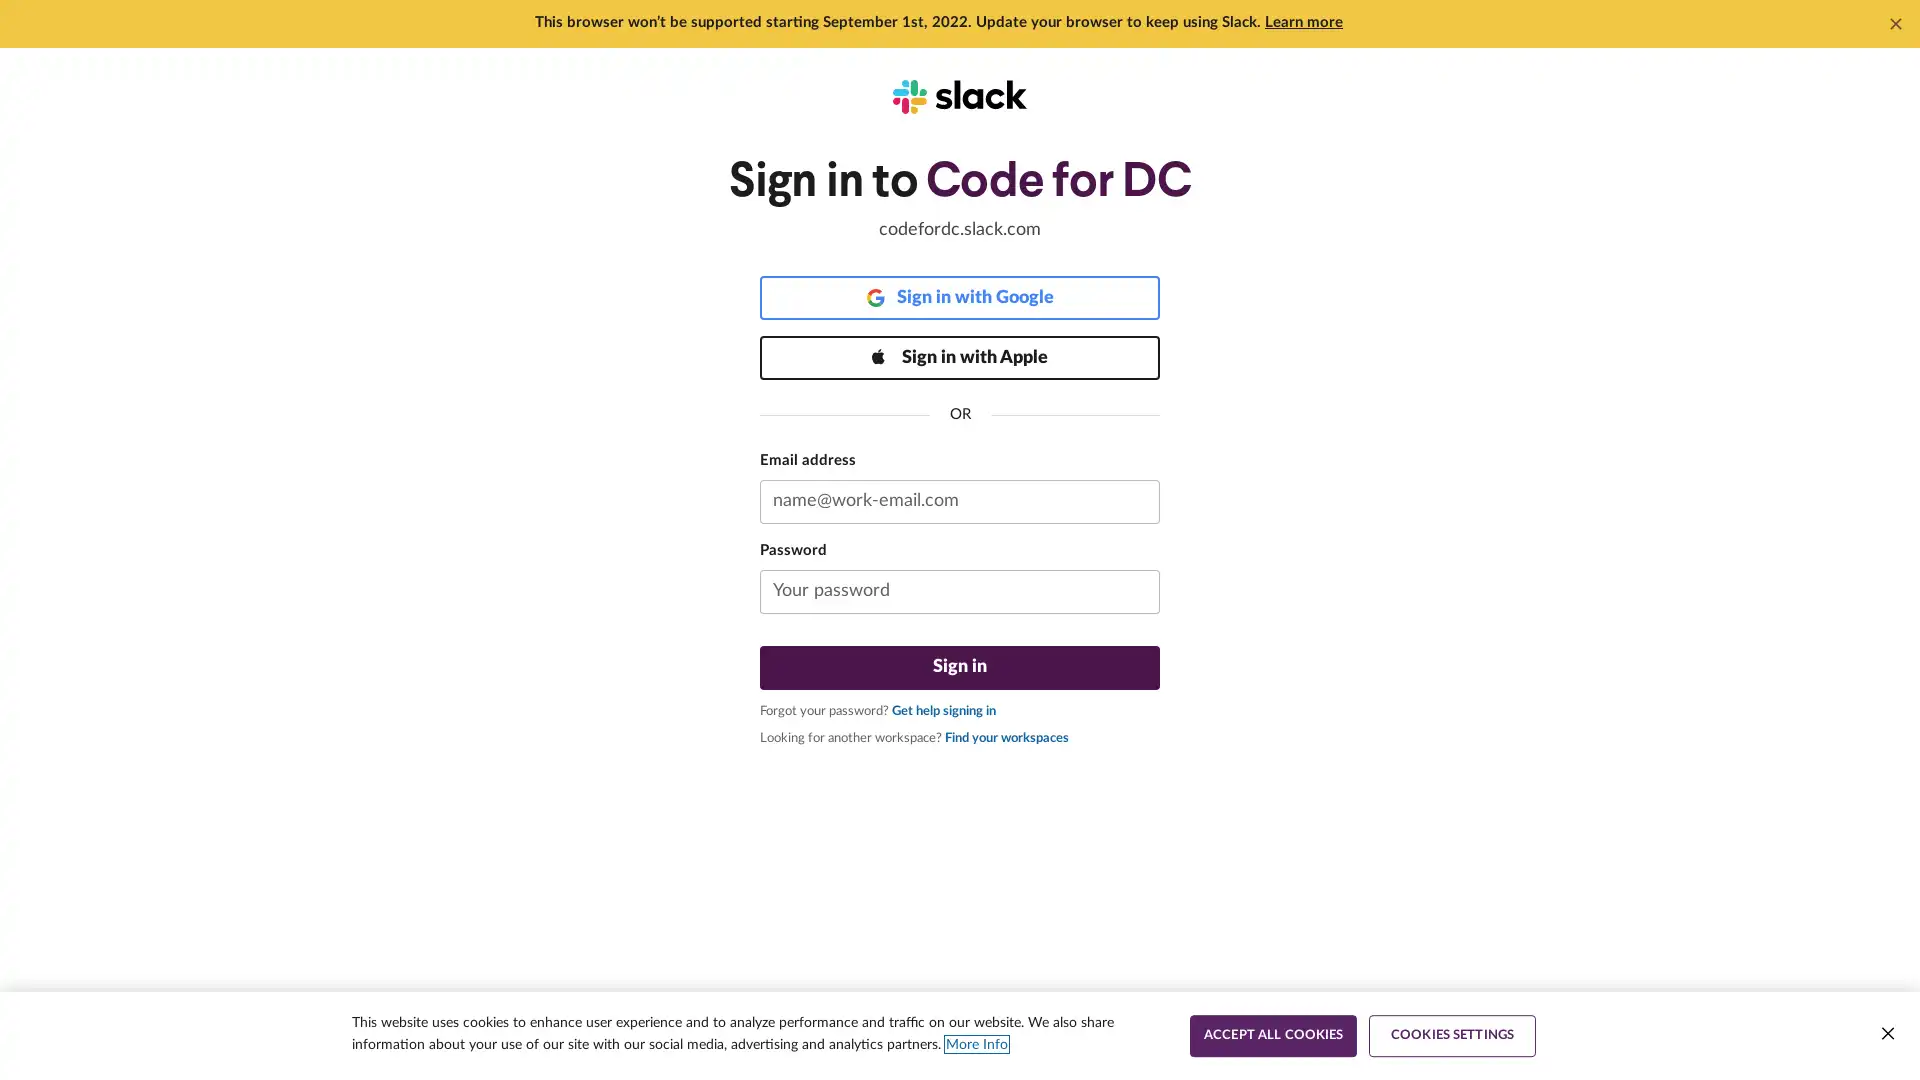 This screenshot has width=1920, height=1080. I want to click on Sign in with Google, so click(960, 297).